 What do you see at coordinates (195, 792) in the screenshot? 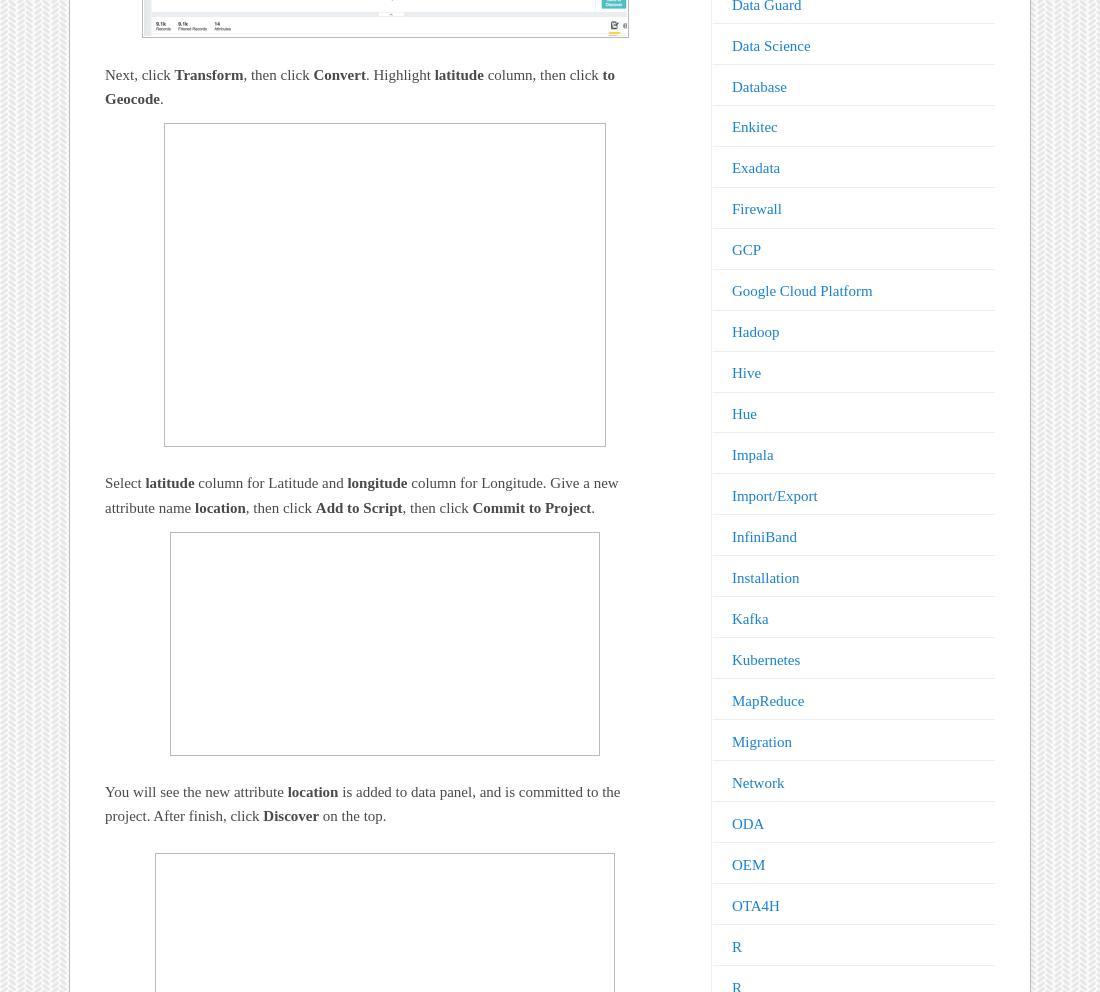
I see `'You will see the new attribute'` at bounding box center [195, 792].